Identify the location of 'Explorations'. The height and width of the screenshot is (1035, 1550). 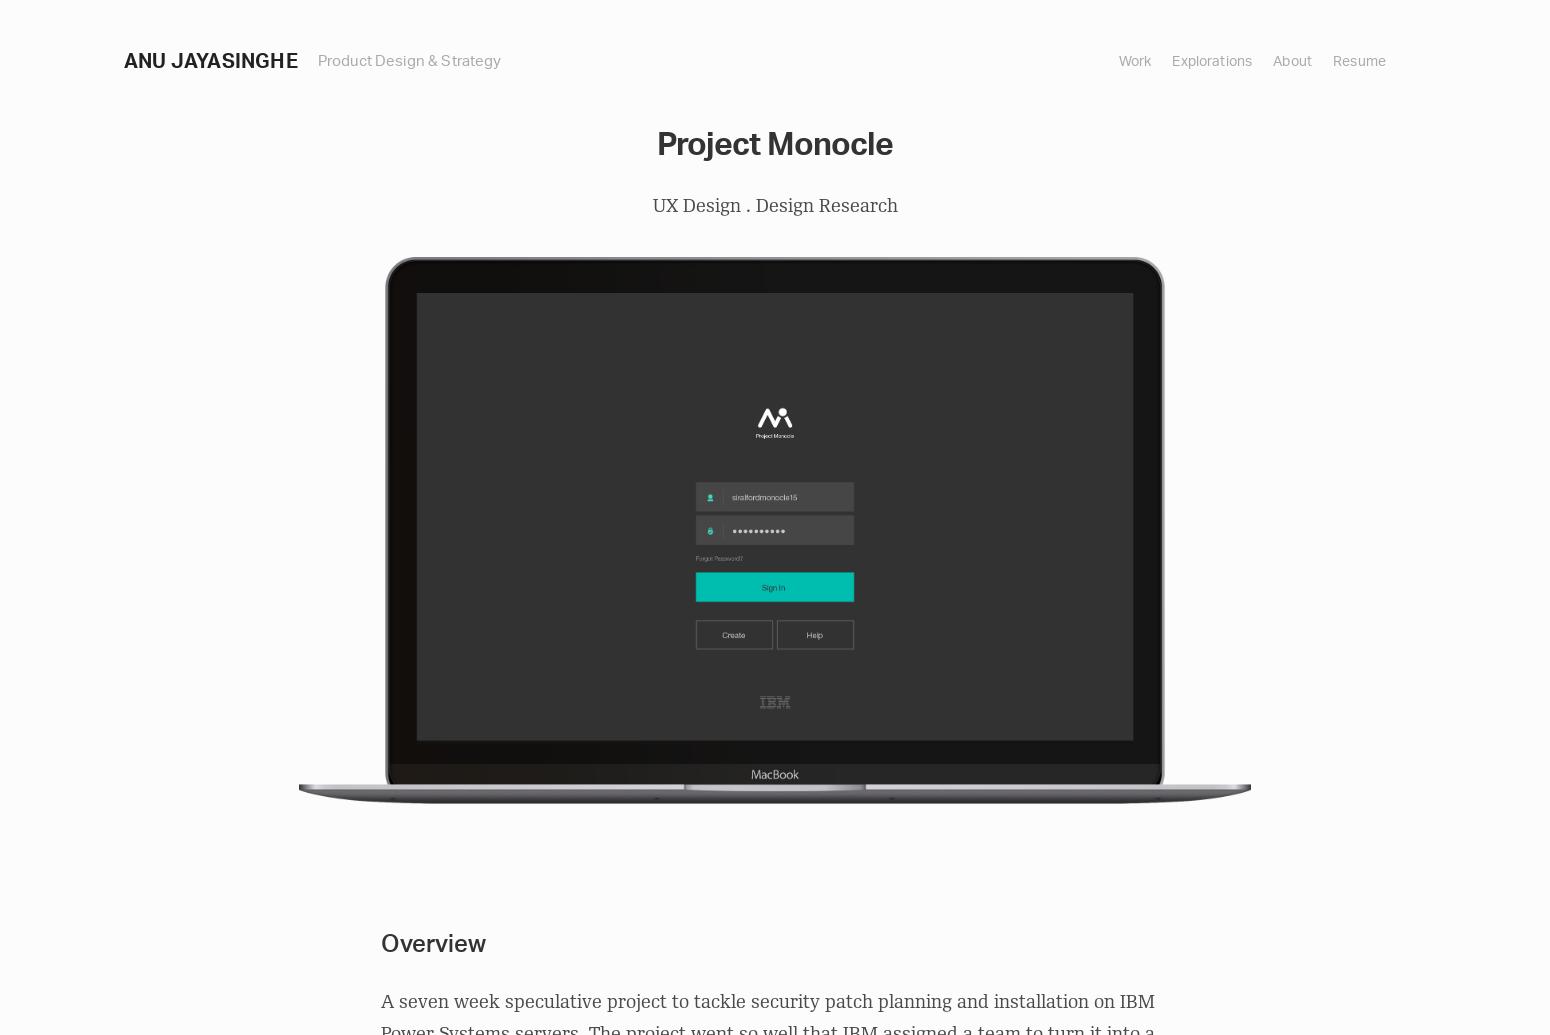
(1171, 60).